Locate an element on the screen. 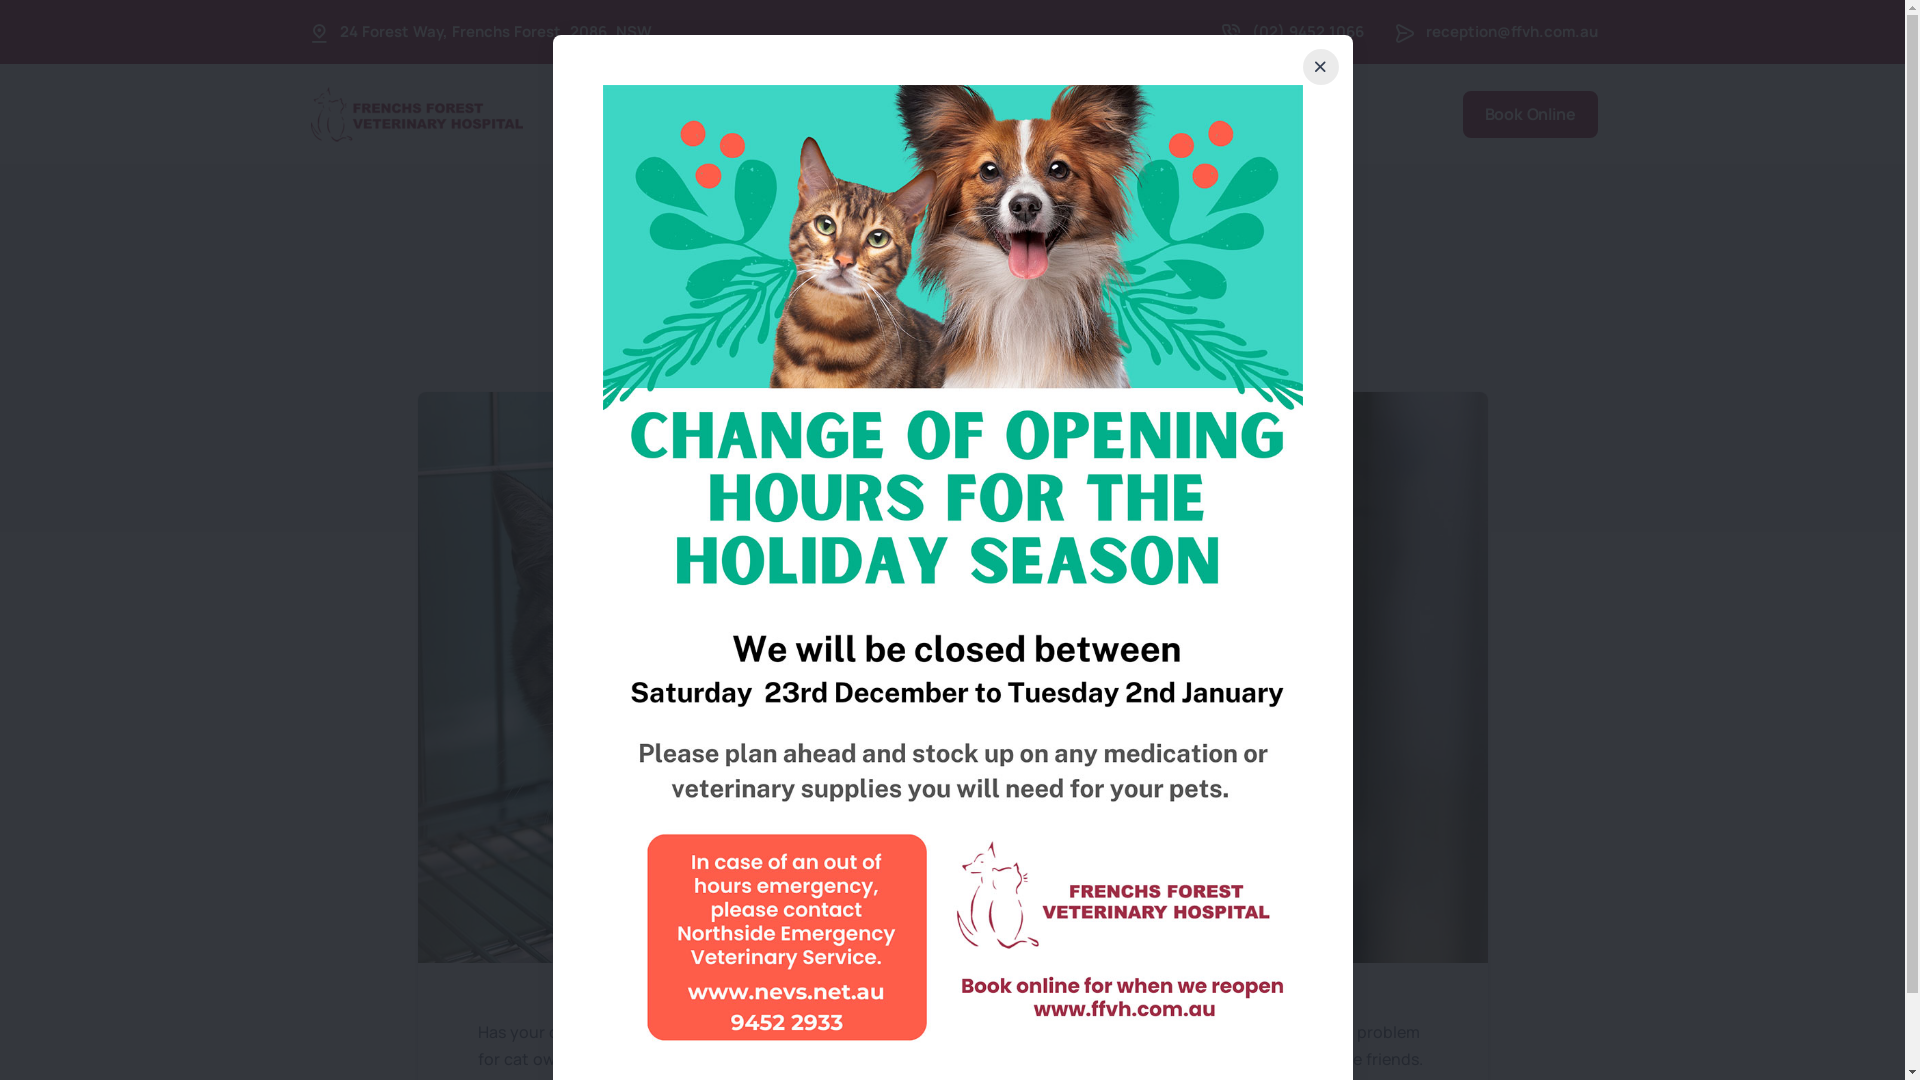 This screenshot has height=1080, width=1920. '24 Forest Way, Frenchs Forest, 2086, NSW' is located at coordinates (340, 31).